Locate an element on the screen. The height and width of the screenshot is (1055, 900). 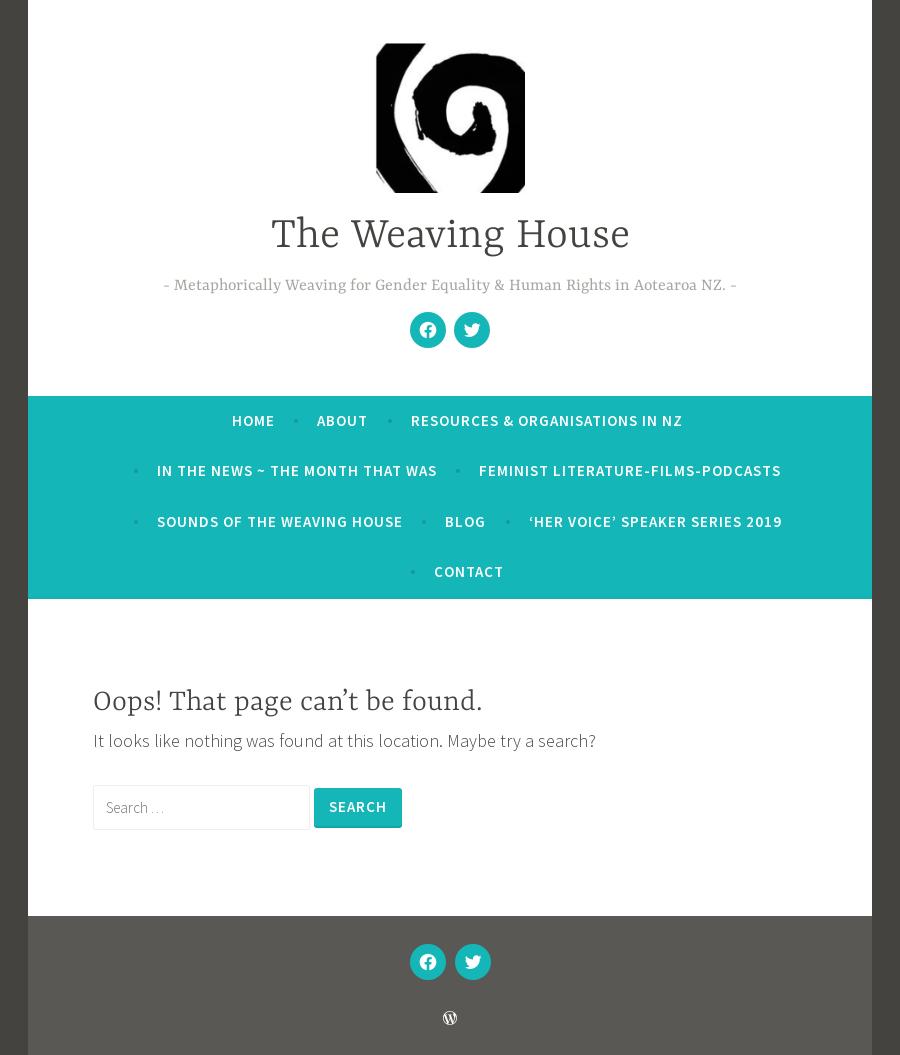
'Blog' is located at coordinates (464, 520).